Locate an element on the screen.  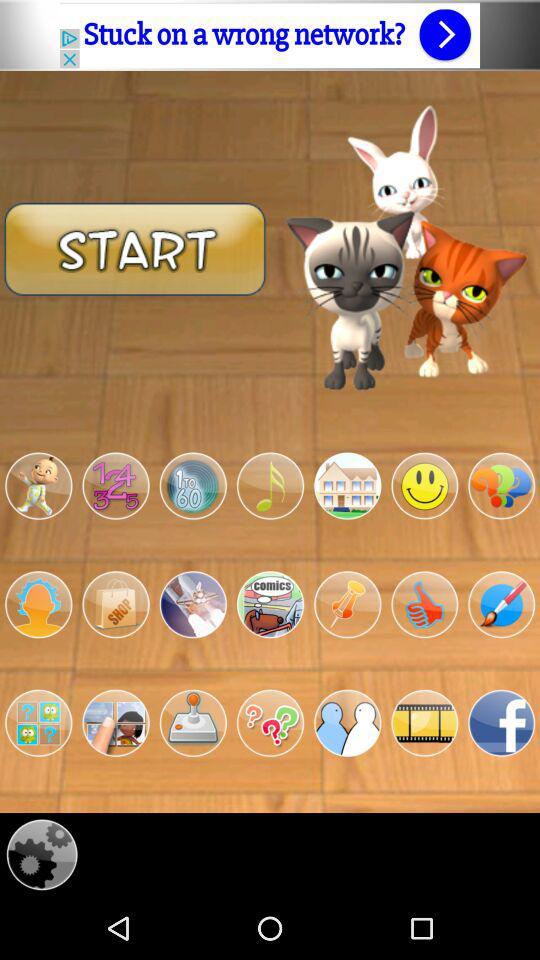
the icon at the left corner bottom of the page is located at coordinates (42, 853).